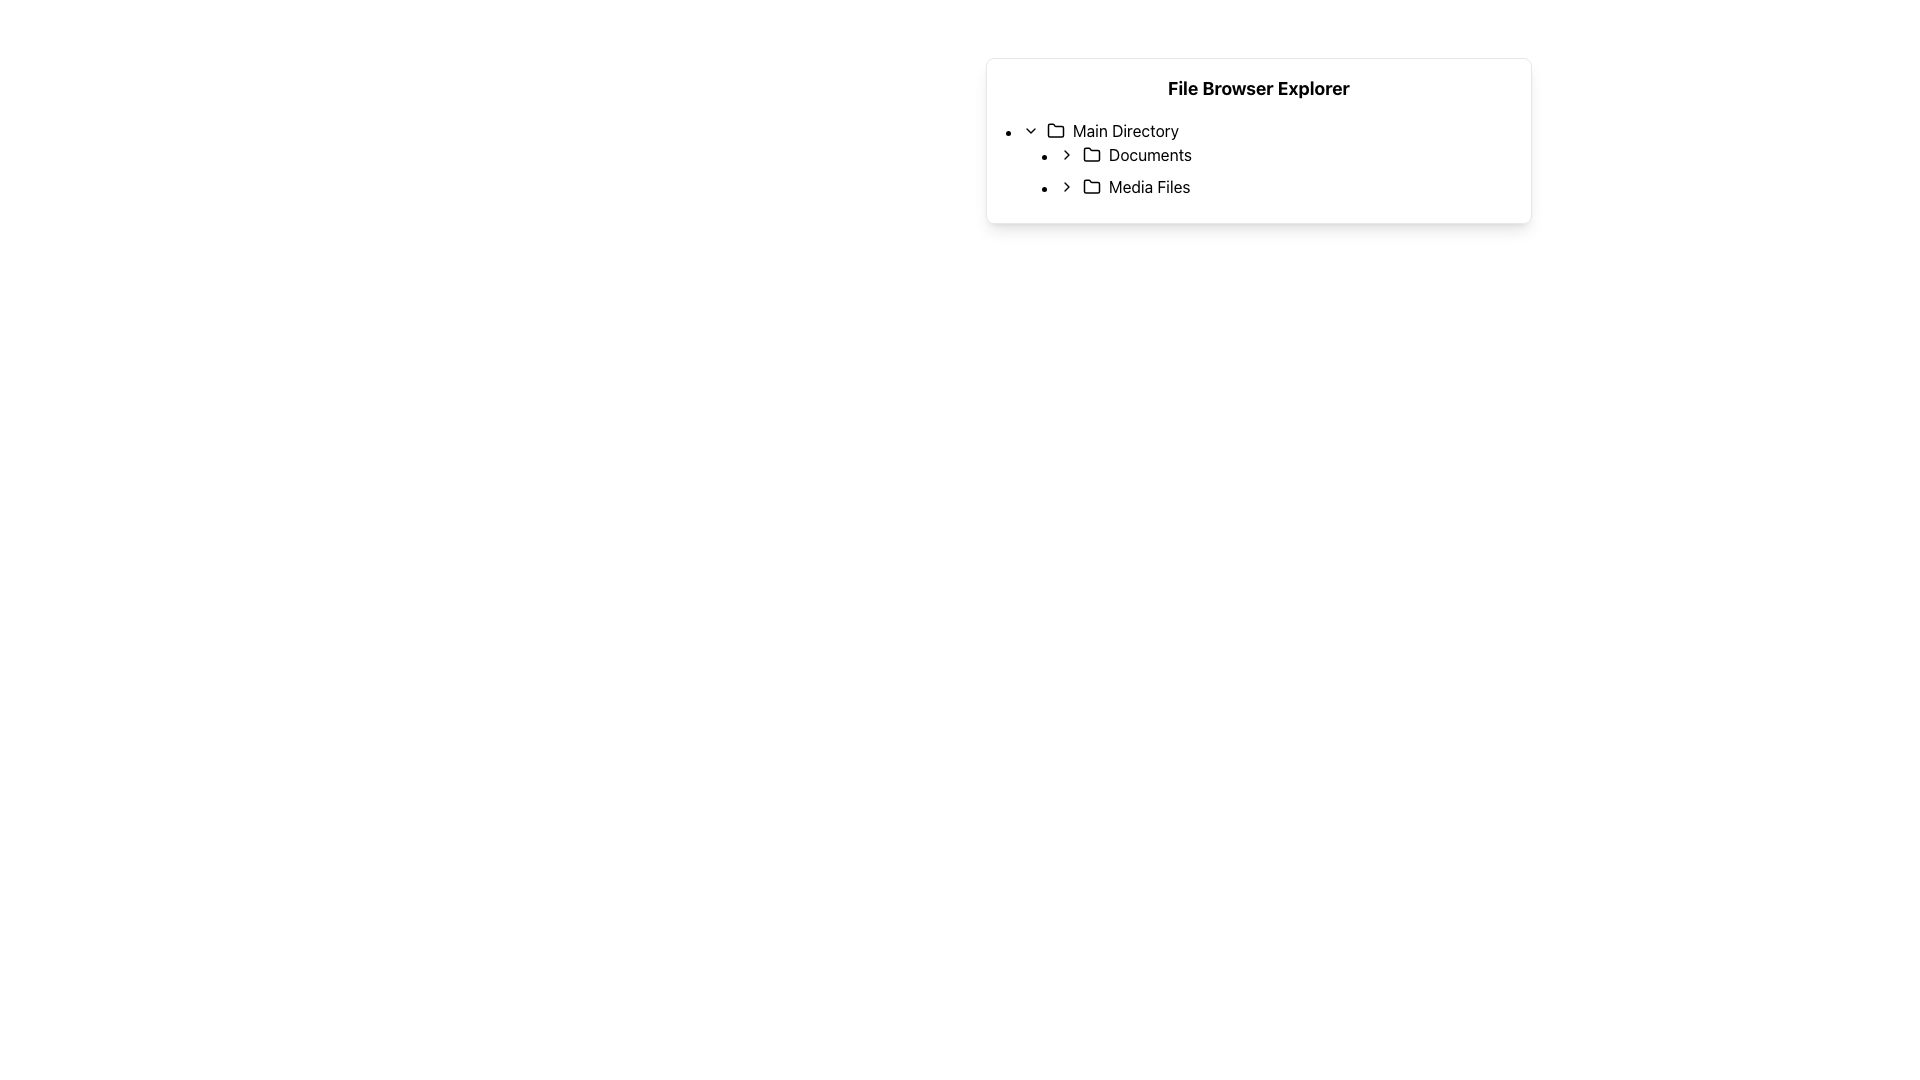 This screenshot has height=1080, width=1920. What do you see at coordinates (1150, 153) in the screenshot?
I see `the 'Documents' folder label` at bounding box center [1150, 153].